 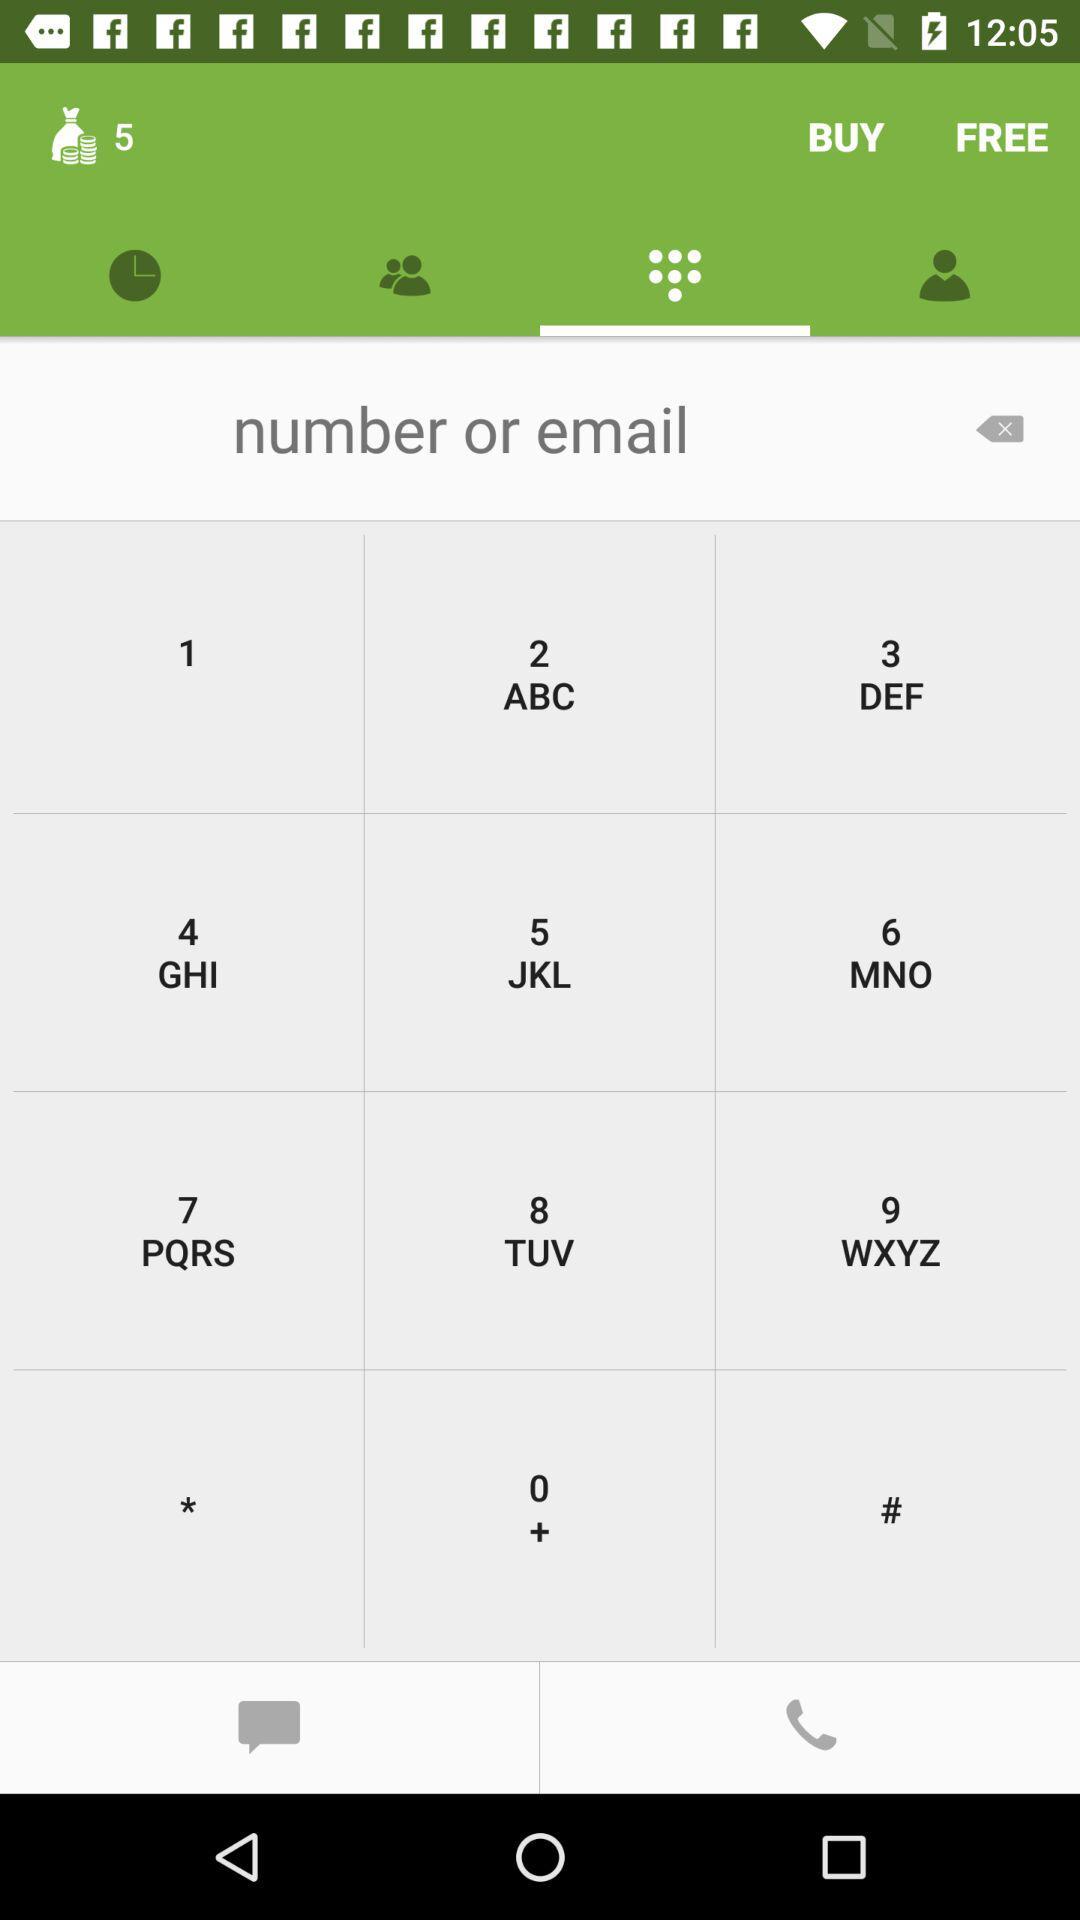 I want to click on 6, so click(x=890, y=951).